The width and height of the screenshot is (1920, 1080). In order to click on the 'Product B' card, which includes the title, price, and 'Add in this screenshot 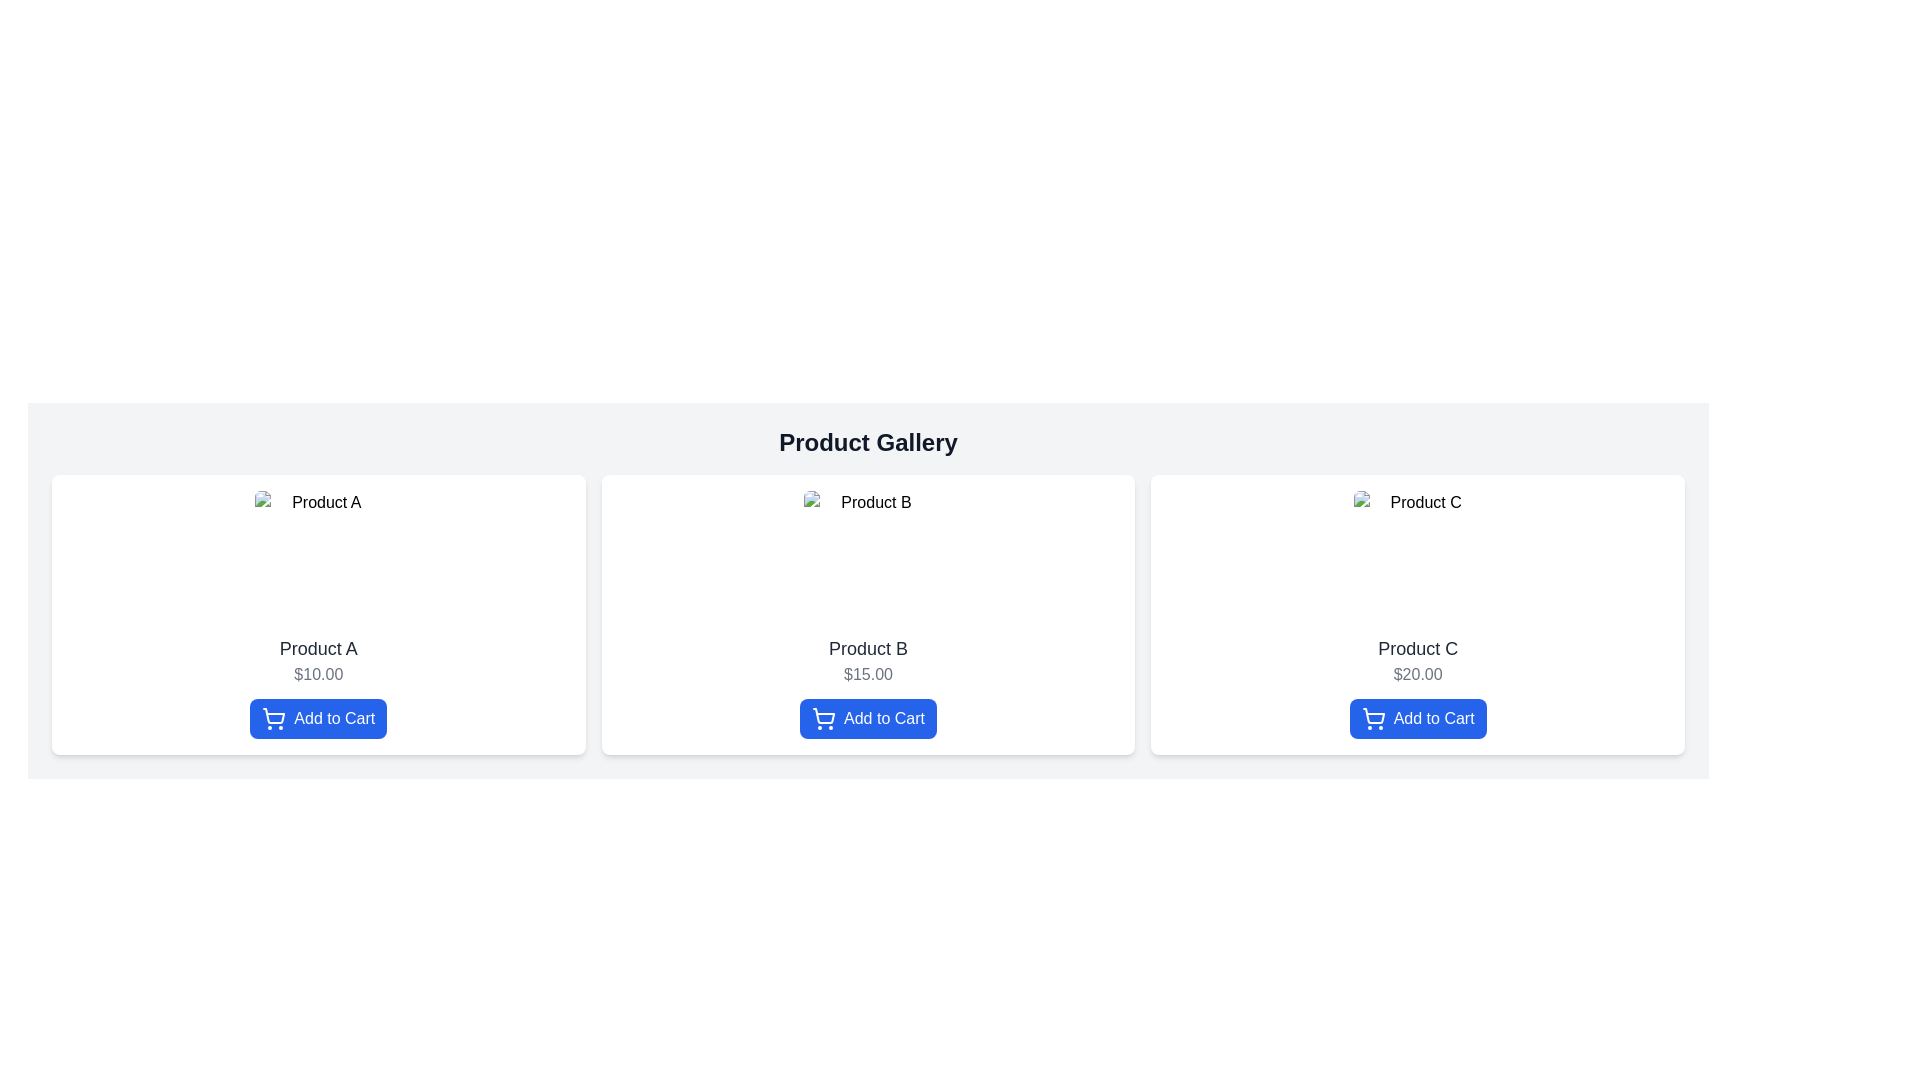, I will do `click(868, 613)`.